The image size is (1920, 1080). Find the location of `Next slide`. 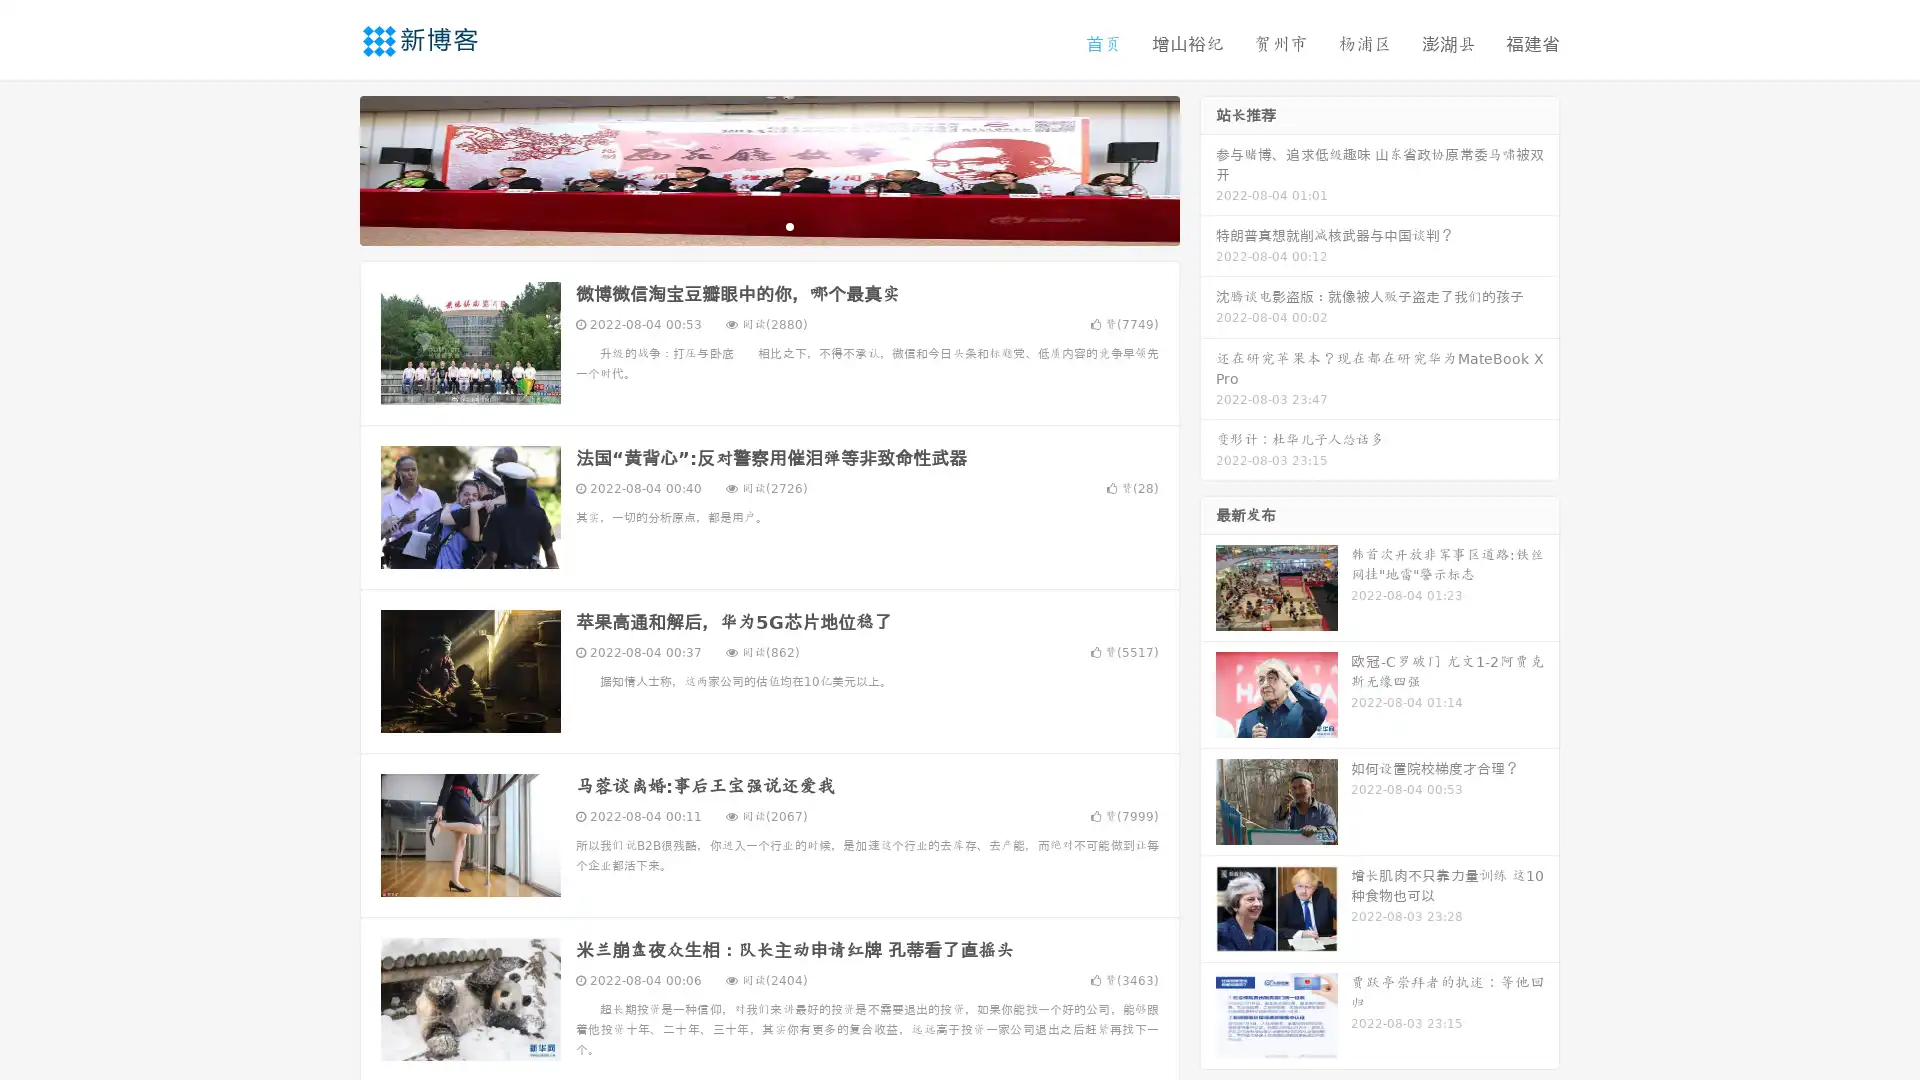

Next slide is located at coordinates (1208, 168).